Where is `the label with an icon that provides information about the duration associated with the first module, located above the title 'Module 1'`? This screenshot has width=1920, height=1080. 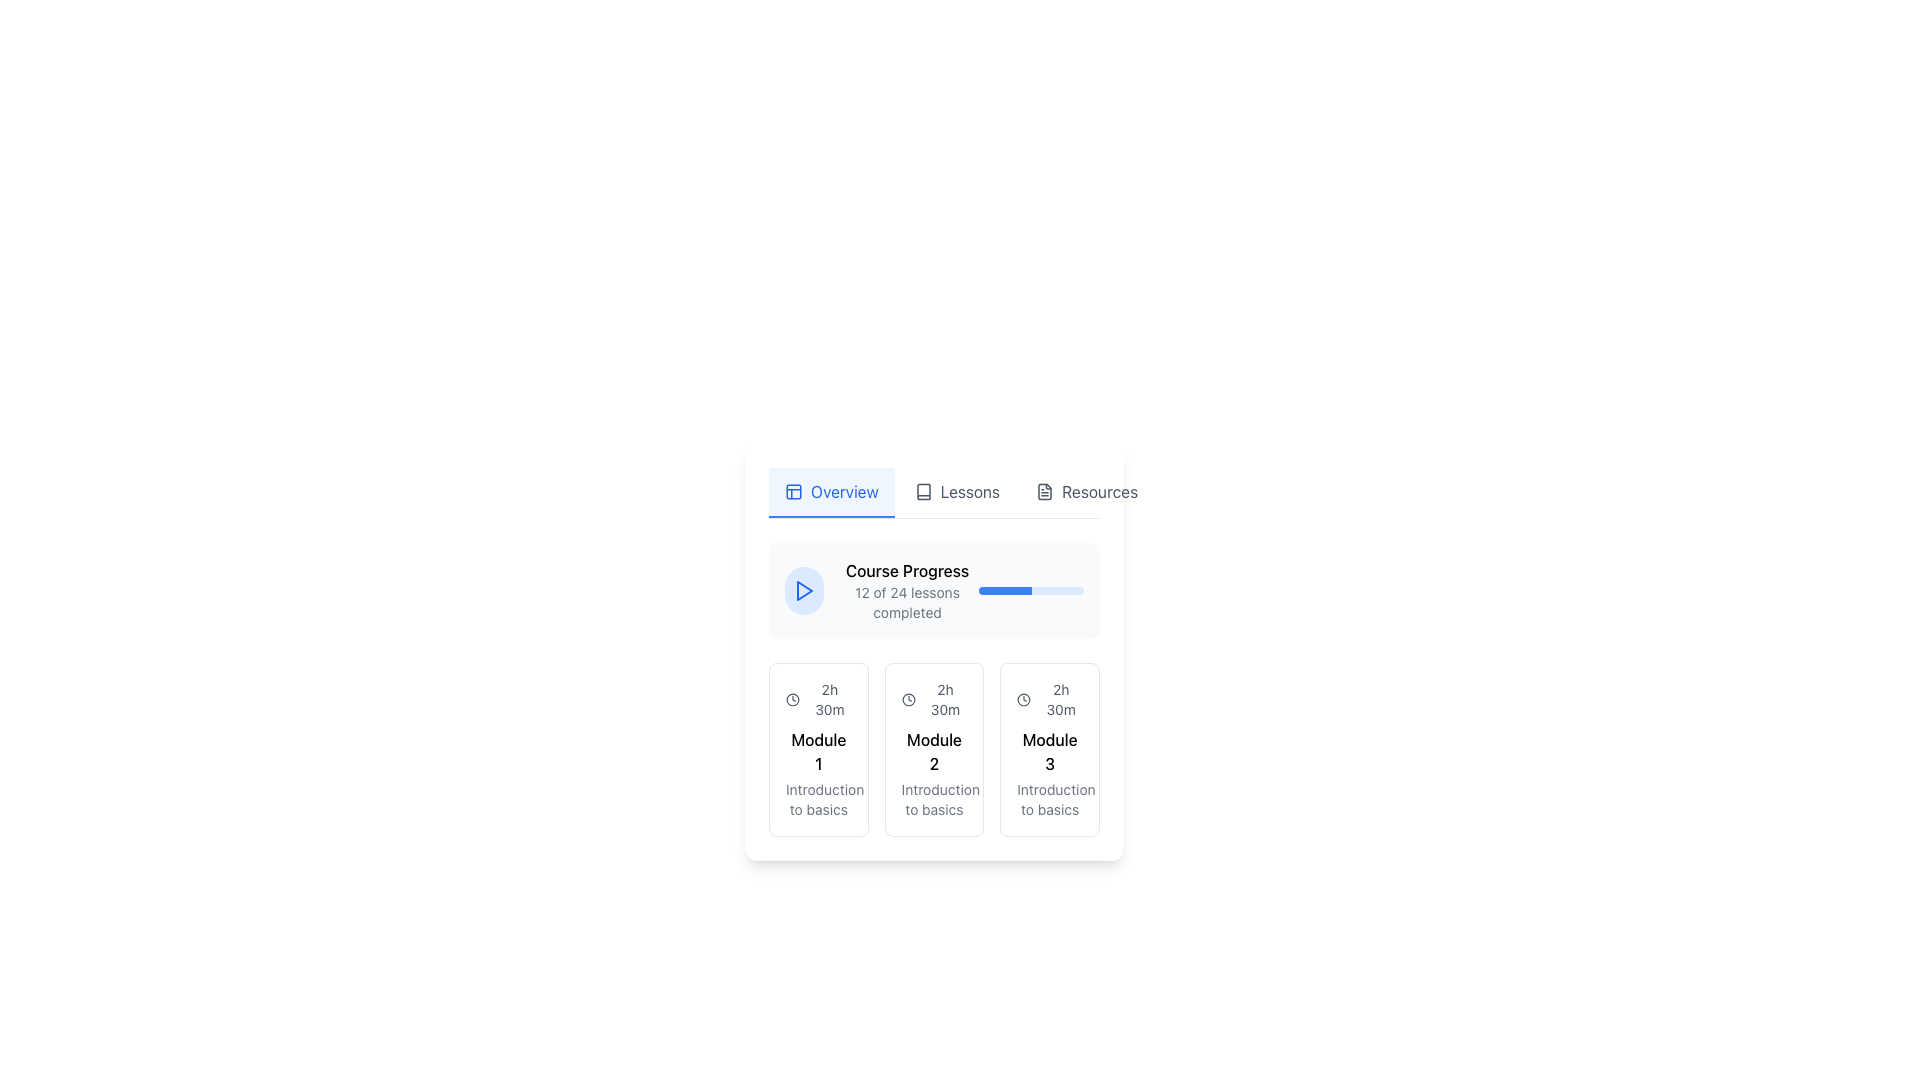 the label with an icon that provides information about the duration associated with the first module, located above the title 'Module 1' is located at coordinates (818, 698).